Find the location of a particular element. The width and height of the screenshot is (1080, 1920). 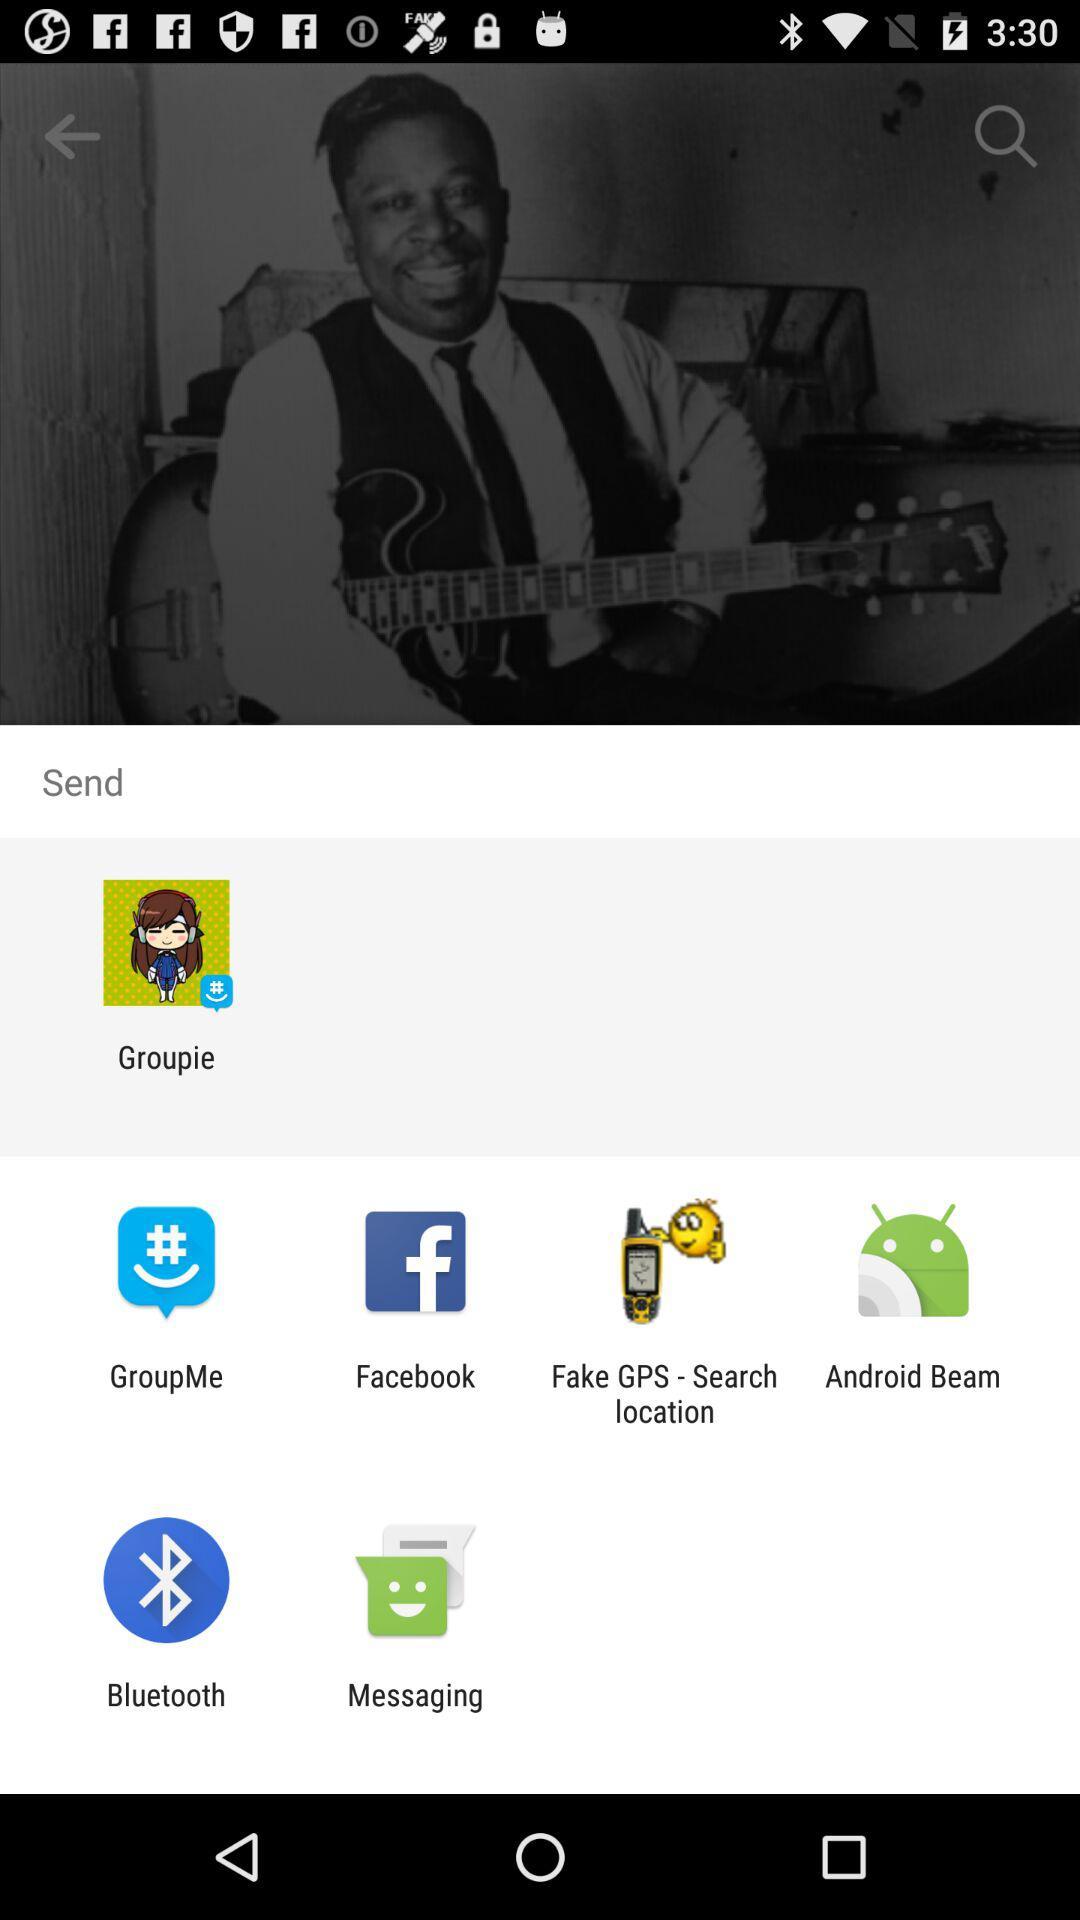

the app to the right of the bluetooth item is located at coordinates (414, 1711).